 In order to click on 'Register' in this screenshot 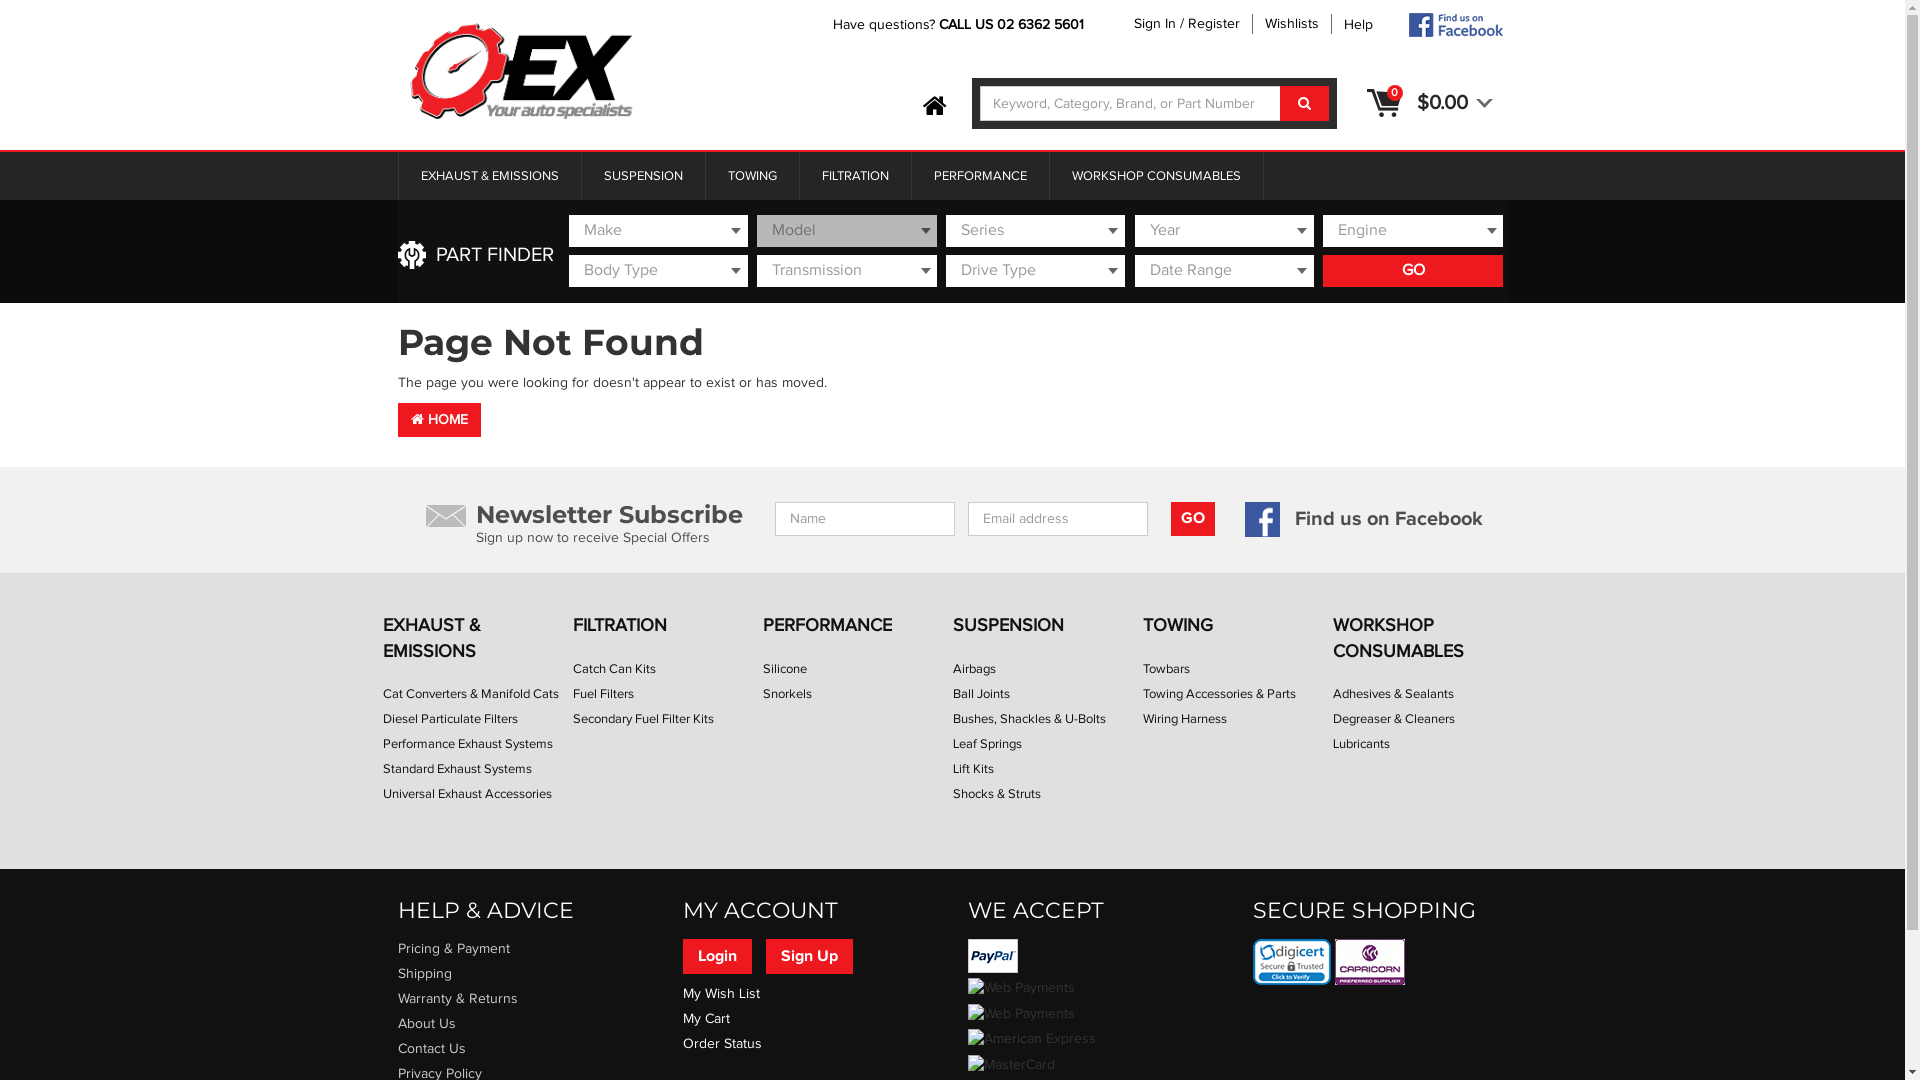, I will do `click(1213, 23)`.